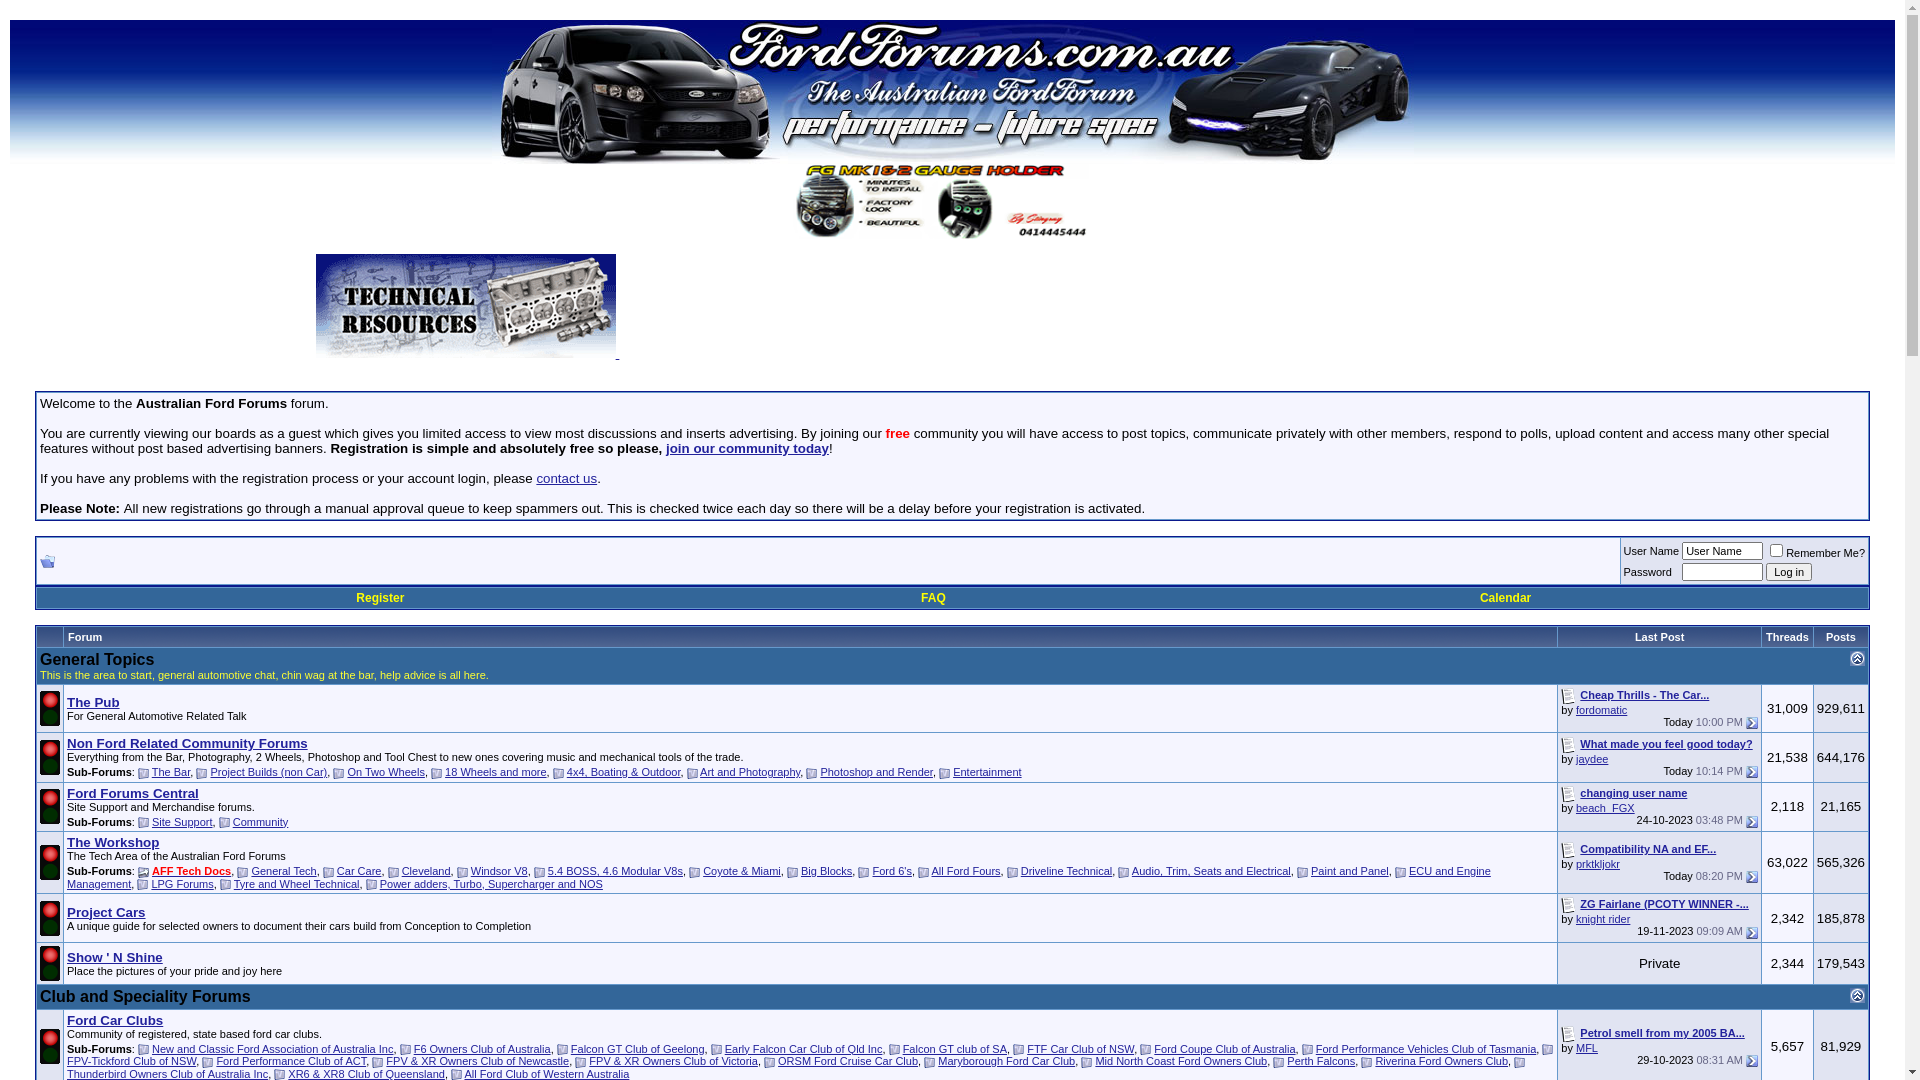 This screenshot has height=1080, width=1920. What do you see at coordinates (191, 870) in the screenshot?
I see `'AFF Tech Docs'` at bounding box center [191, 870].